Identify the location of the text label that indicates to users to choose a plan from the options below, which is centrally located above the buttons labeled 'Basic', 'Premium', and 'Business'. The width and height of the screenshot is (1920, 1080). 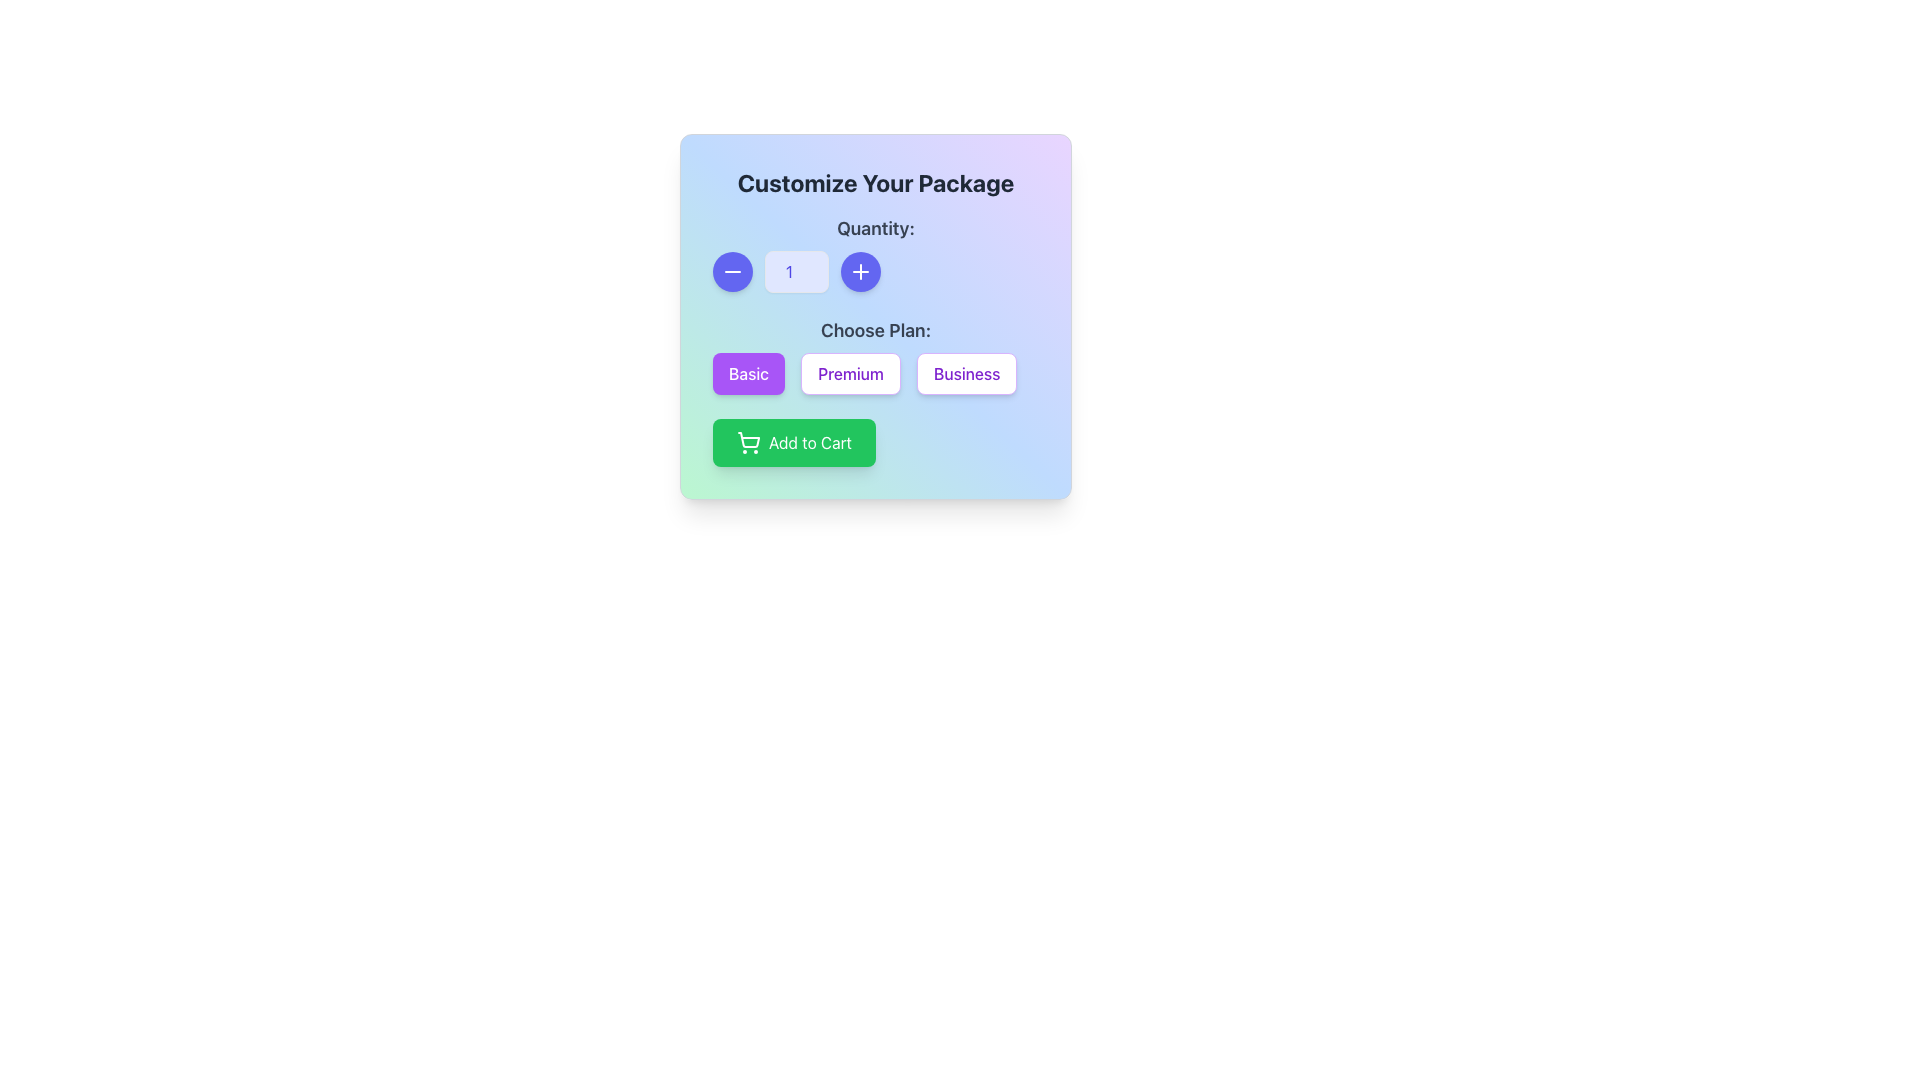
(875, 330).